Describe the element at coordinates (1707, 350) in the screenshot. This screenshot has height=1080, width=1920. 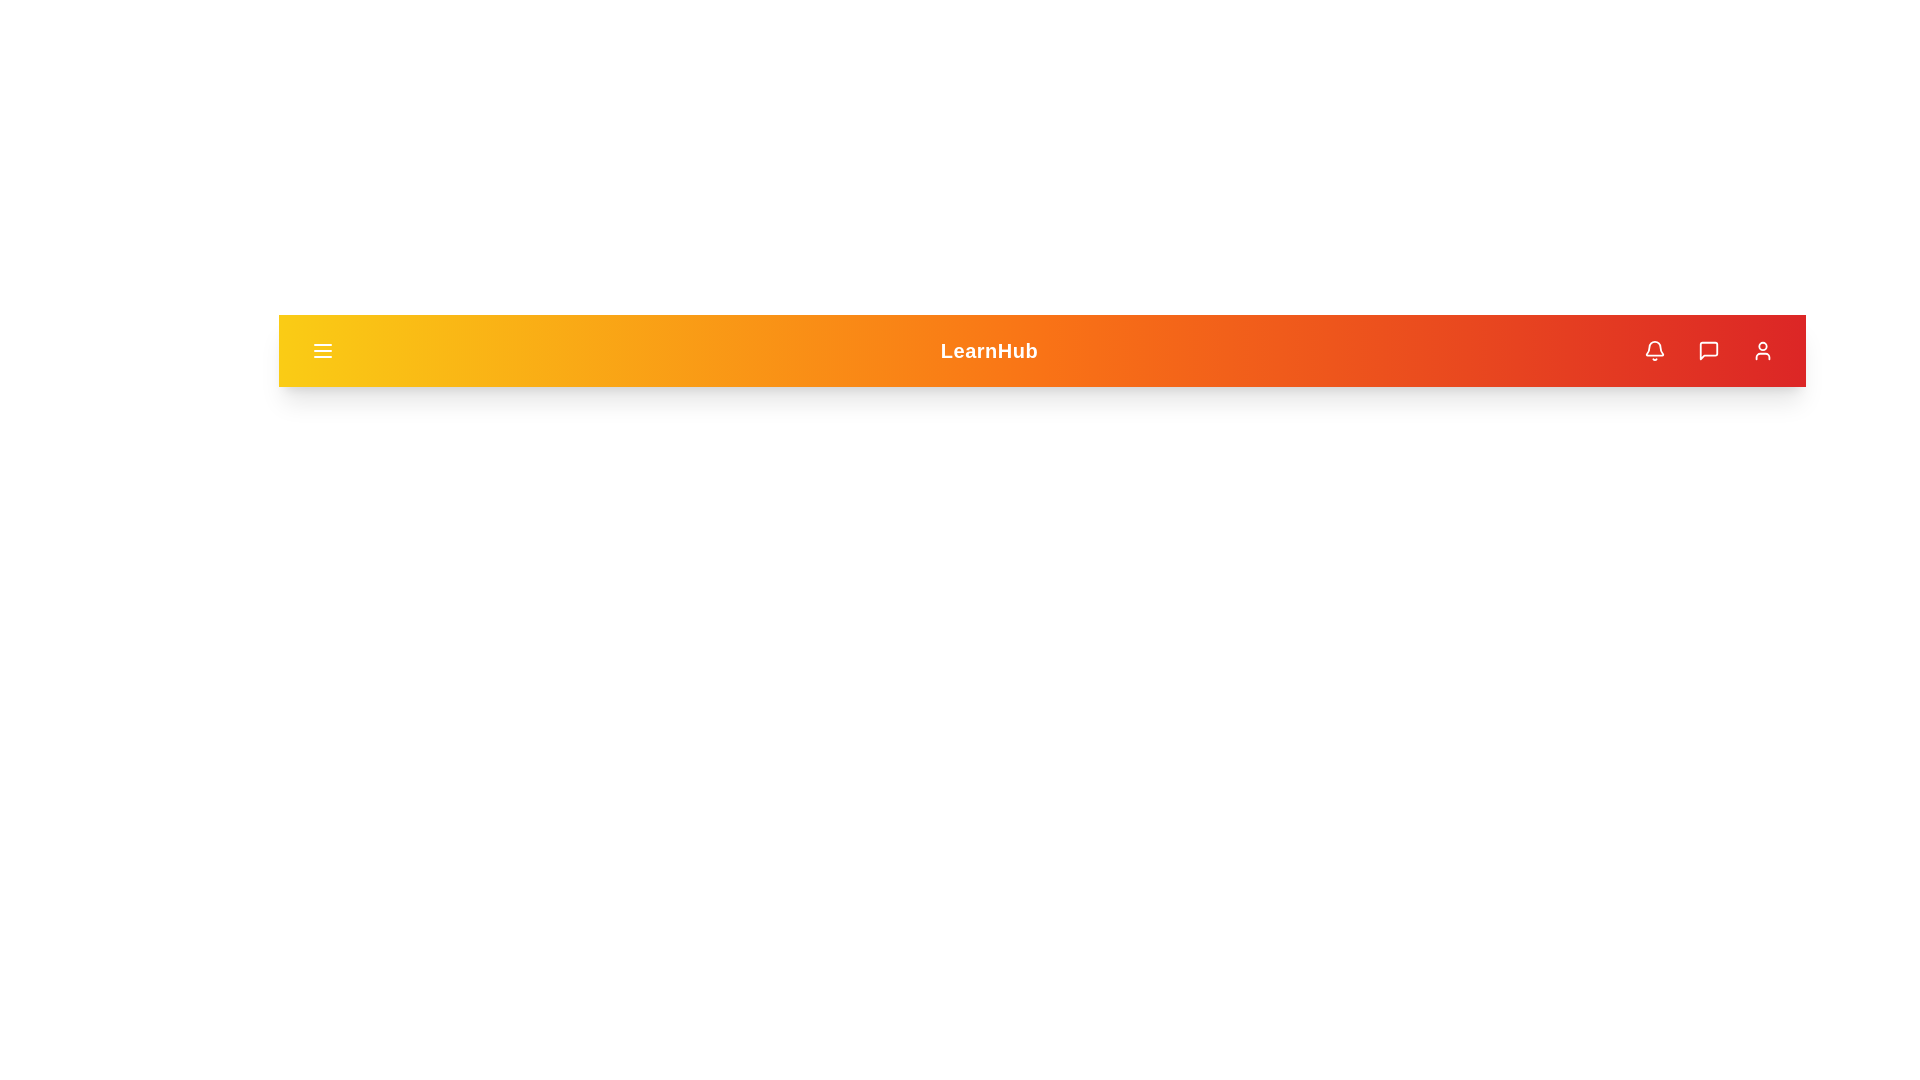
I see `the 'messages' icon in the app bar` at that location.